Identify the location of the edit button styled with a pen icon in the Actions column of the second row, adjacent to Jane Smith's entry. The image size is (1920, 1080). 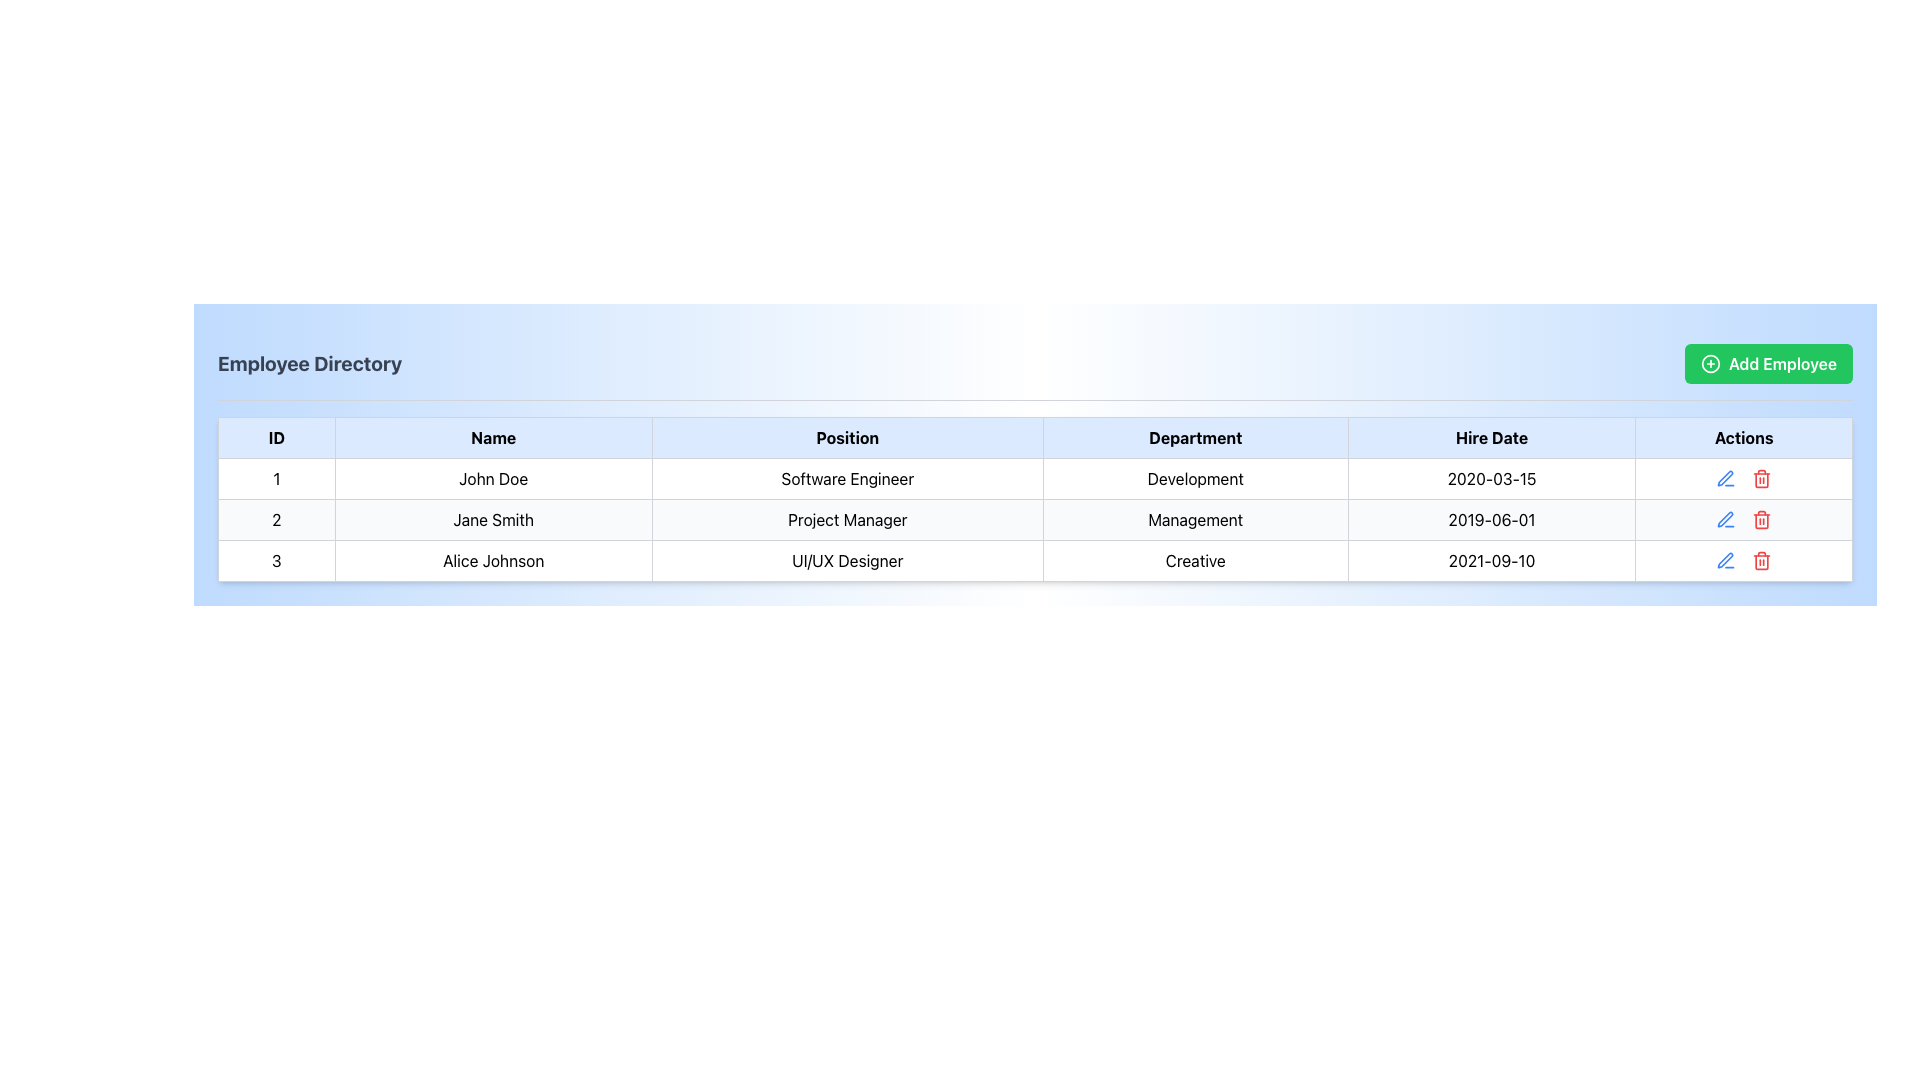
(1725, 519).